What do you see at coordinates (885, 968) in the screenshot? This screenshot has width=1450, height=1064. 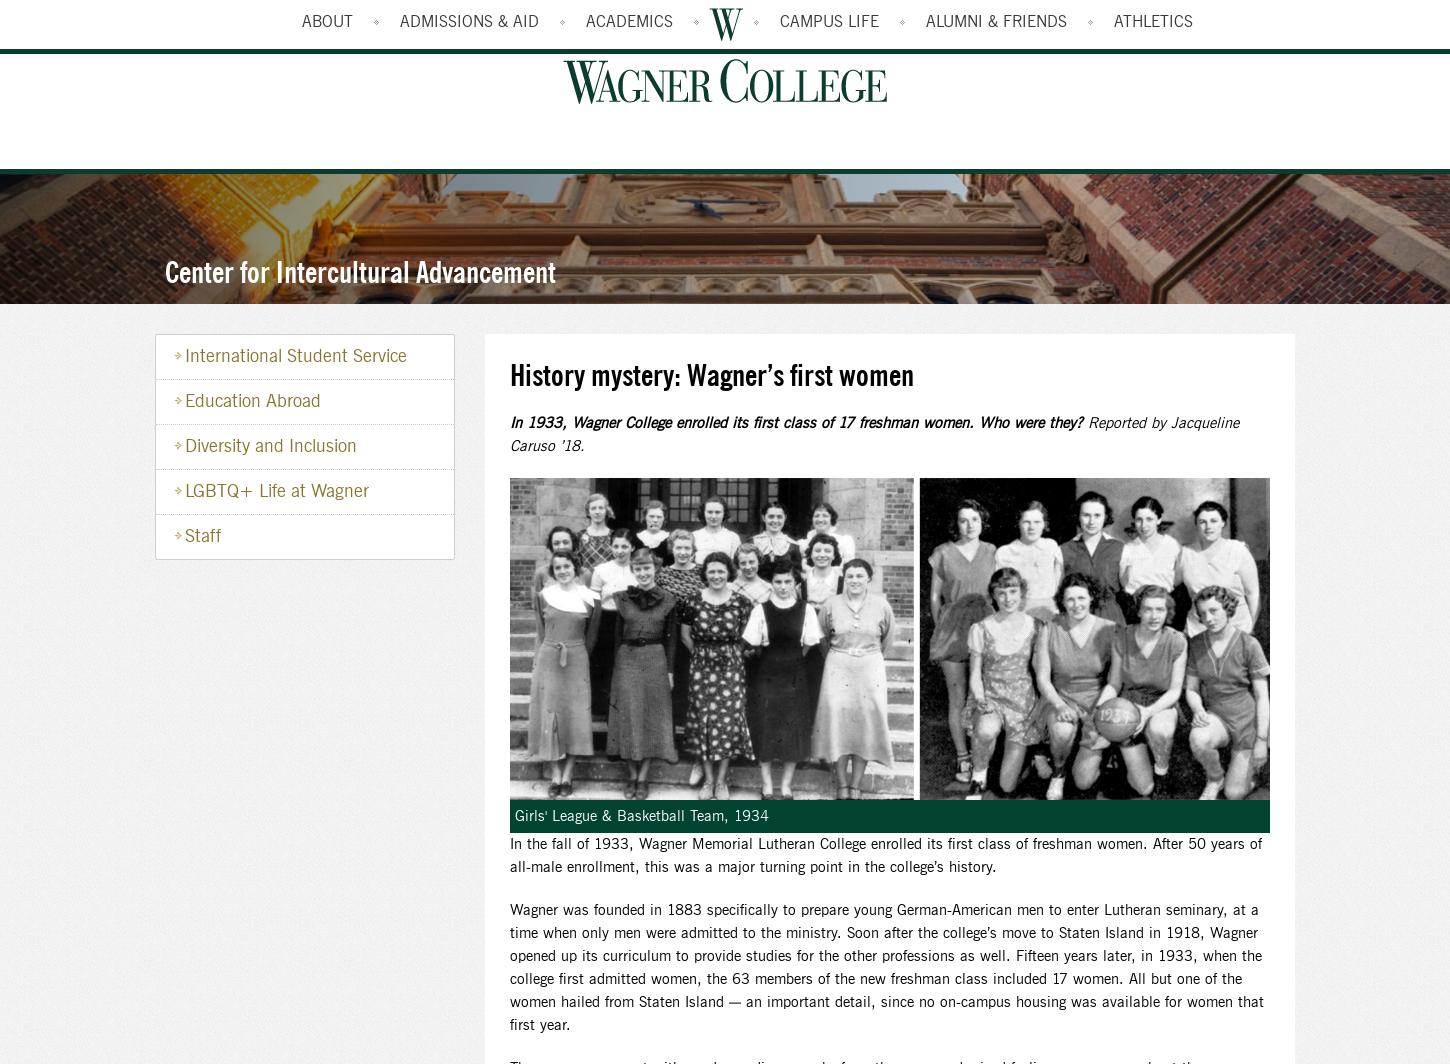 I see `'Wagner was founded in 1883 specifically to prepare young German-American men to enter Lutheran seminary, at a time when only men were admitted to the ministry. Soon after the college’s move to Staten Island in 1918, Wagner opened up its curriculum to provide studies for the other professions as well. Fifteen years later, in 1933, when the college first admitted women, the 63 members of the new freshman class included 17 women. All but one of the women hailed from Staten Island — an important detail, since no on-campus housing was available for women that first year.'` at bounding box center [885, 968].